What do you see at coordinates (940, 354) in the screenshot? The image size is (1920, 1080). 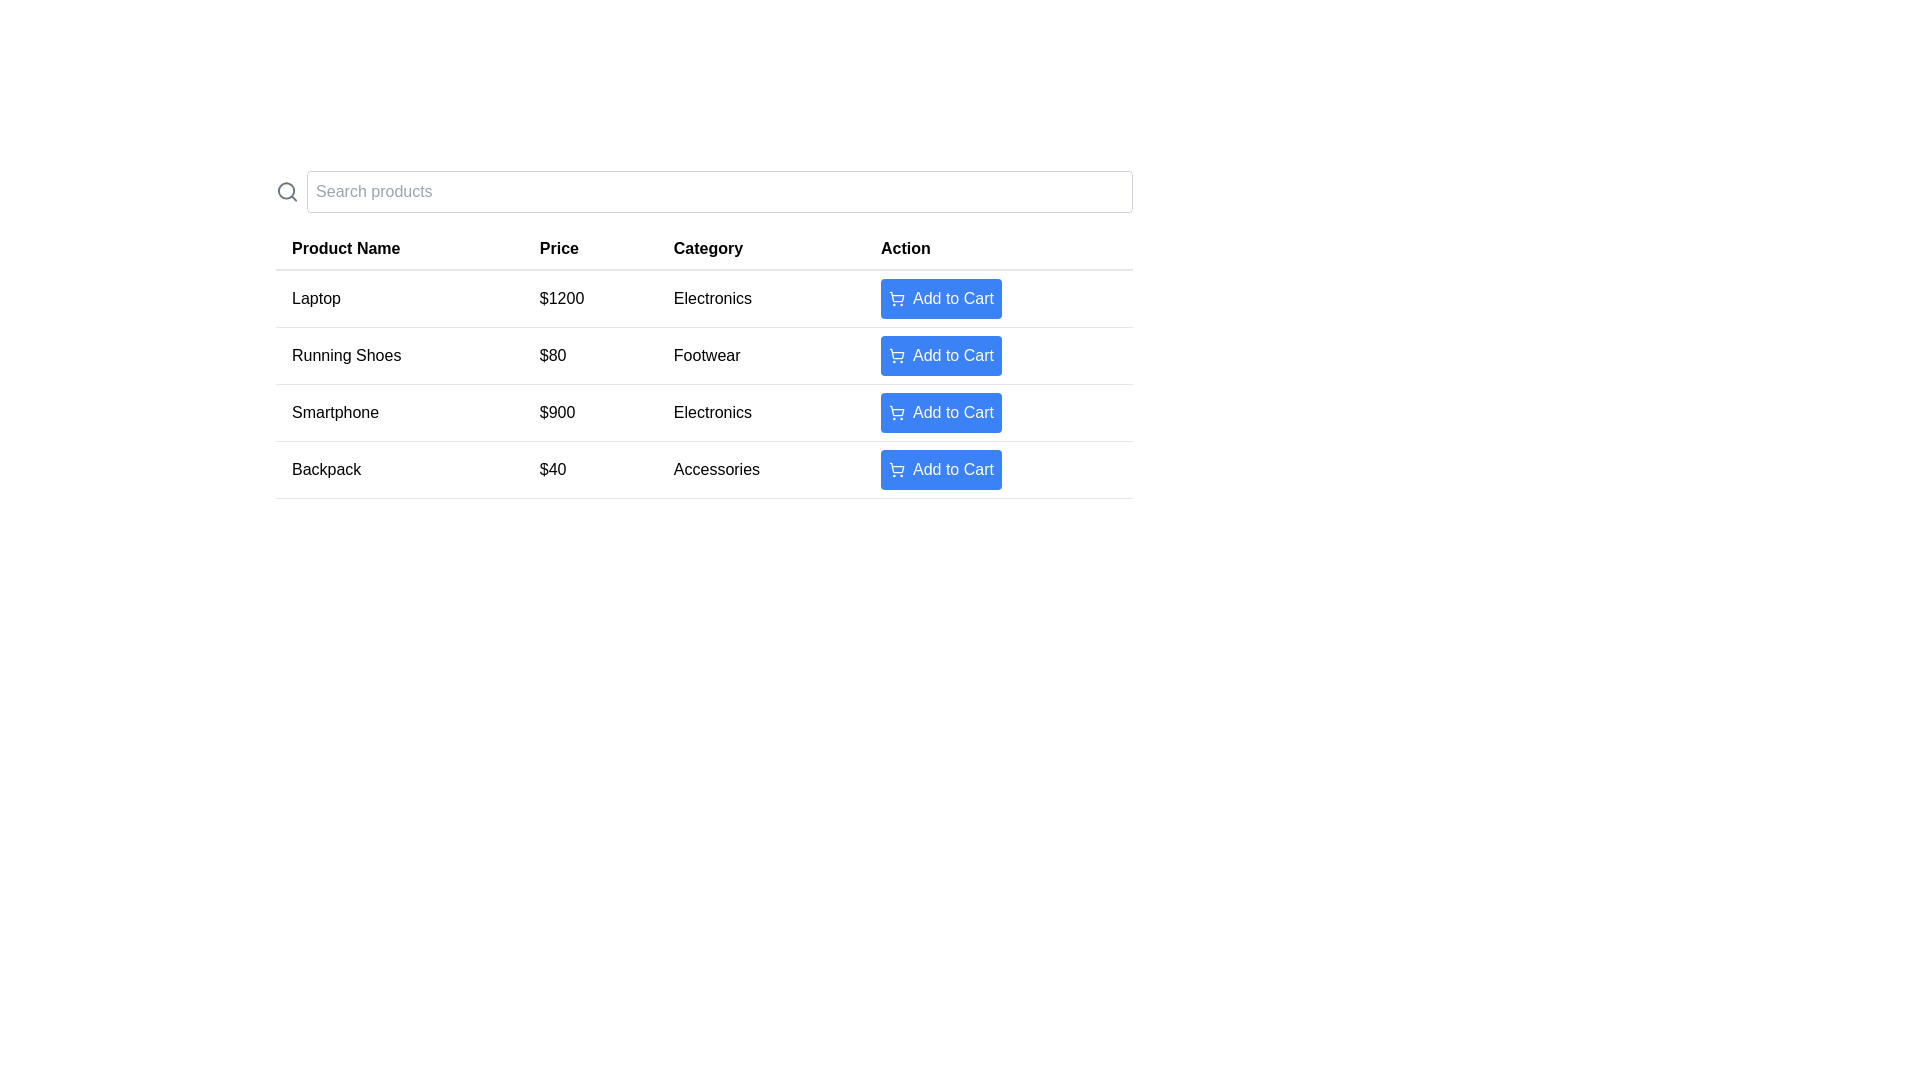 I see `the 'Add to Cart' button for 'Running Shoes'` at bounding box center [940, 354].